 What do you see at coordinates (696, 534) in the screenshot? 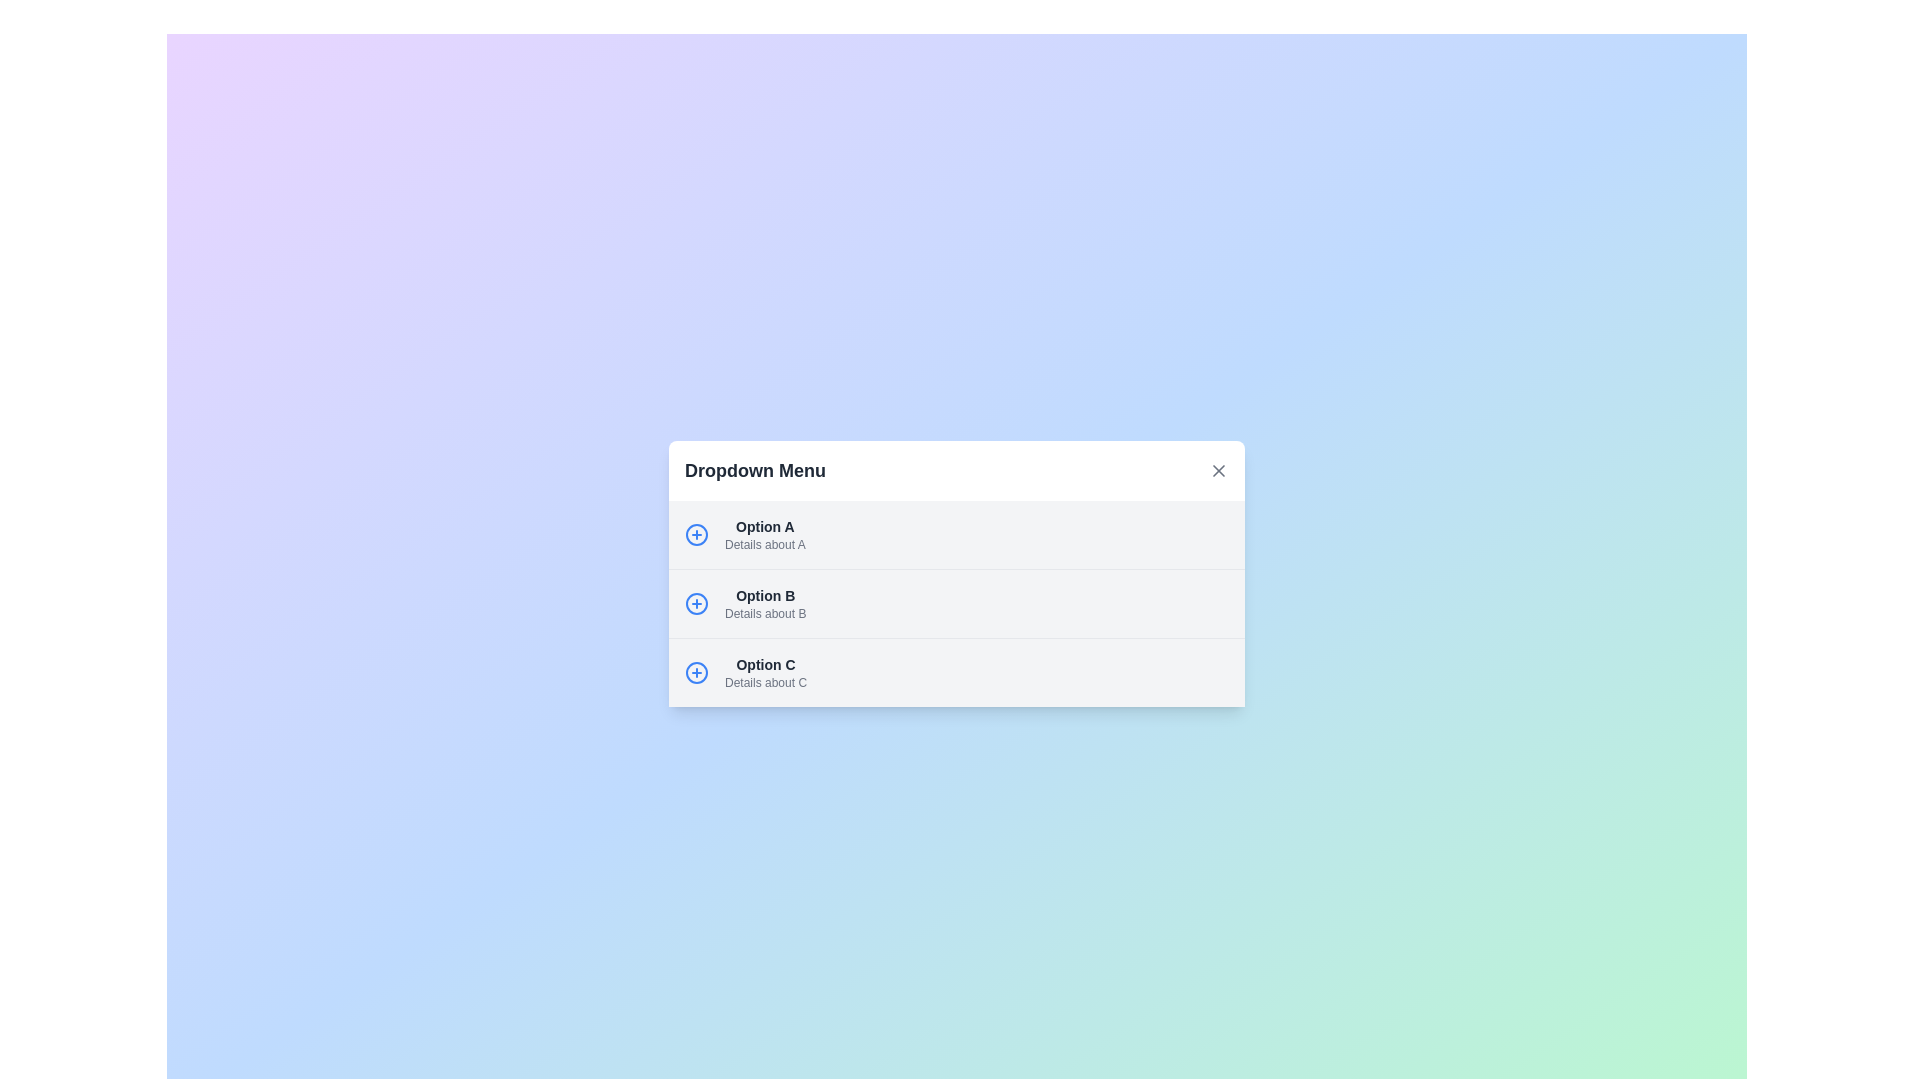
I see `the icon button associated with 'Option A'` at bounding box center [696, 534].